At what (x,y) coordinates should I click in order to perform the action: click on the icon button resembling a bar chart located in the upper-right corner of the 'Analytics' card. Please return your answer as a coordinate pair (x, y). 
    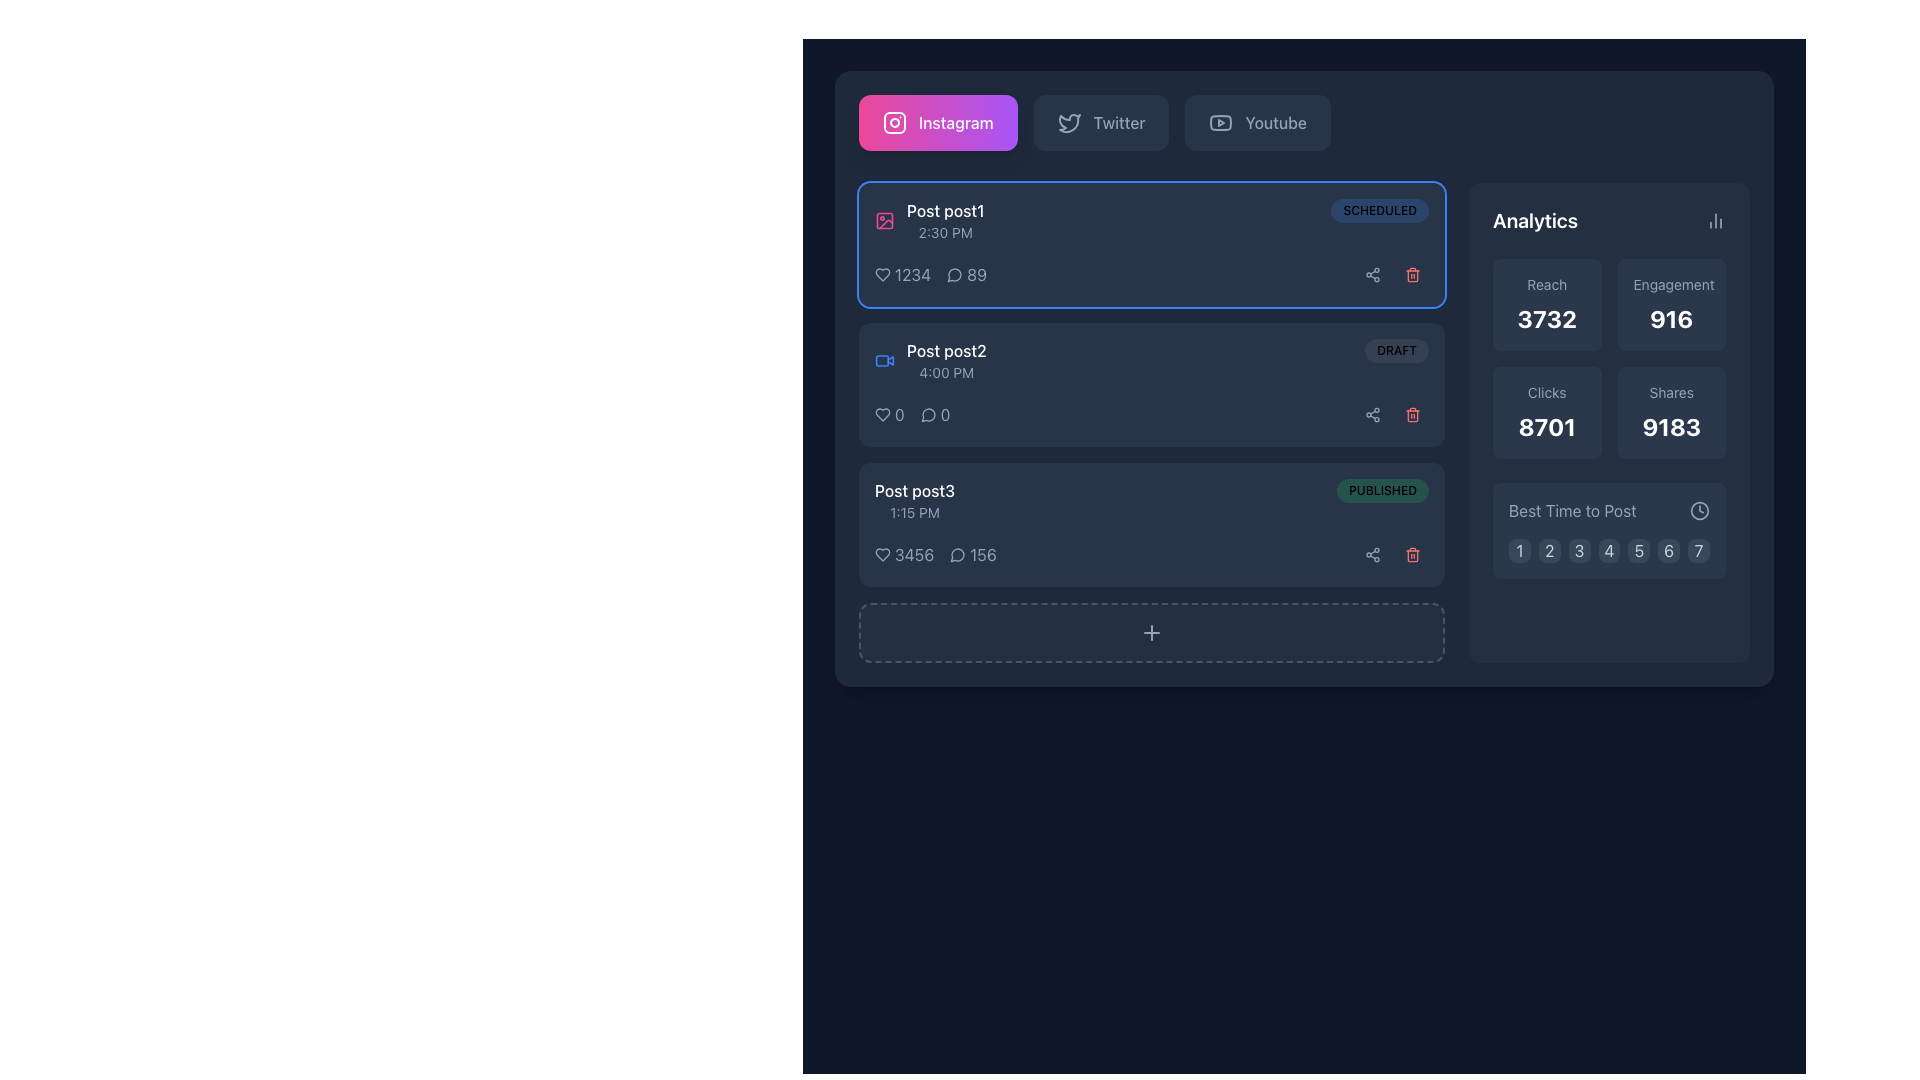
    Looking at the image, I should click on (1715, 220).